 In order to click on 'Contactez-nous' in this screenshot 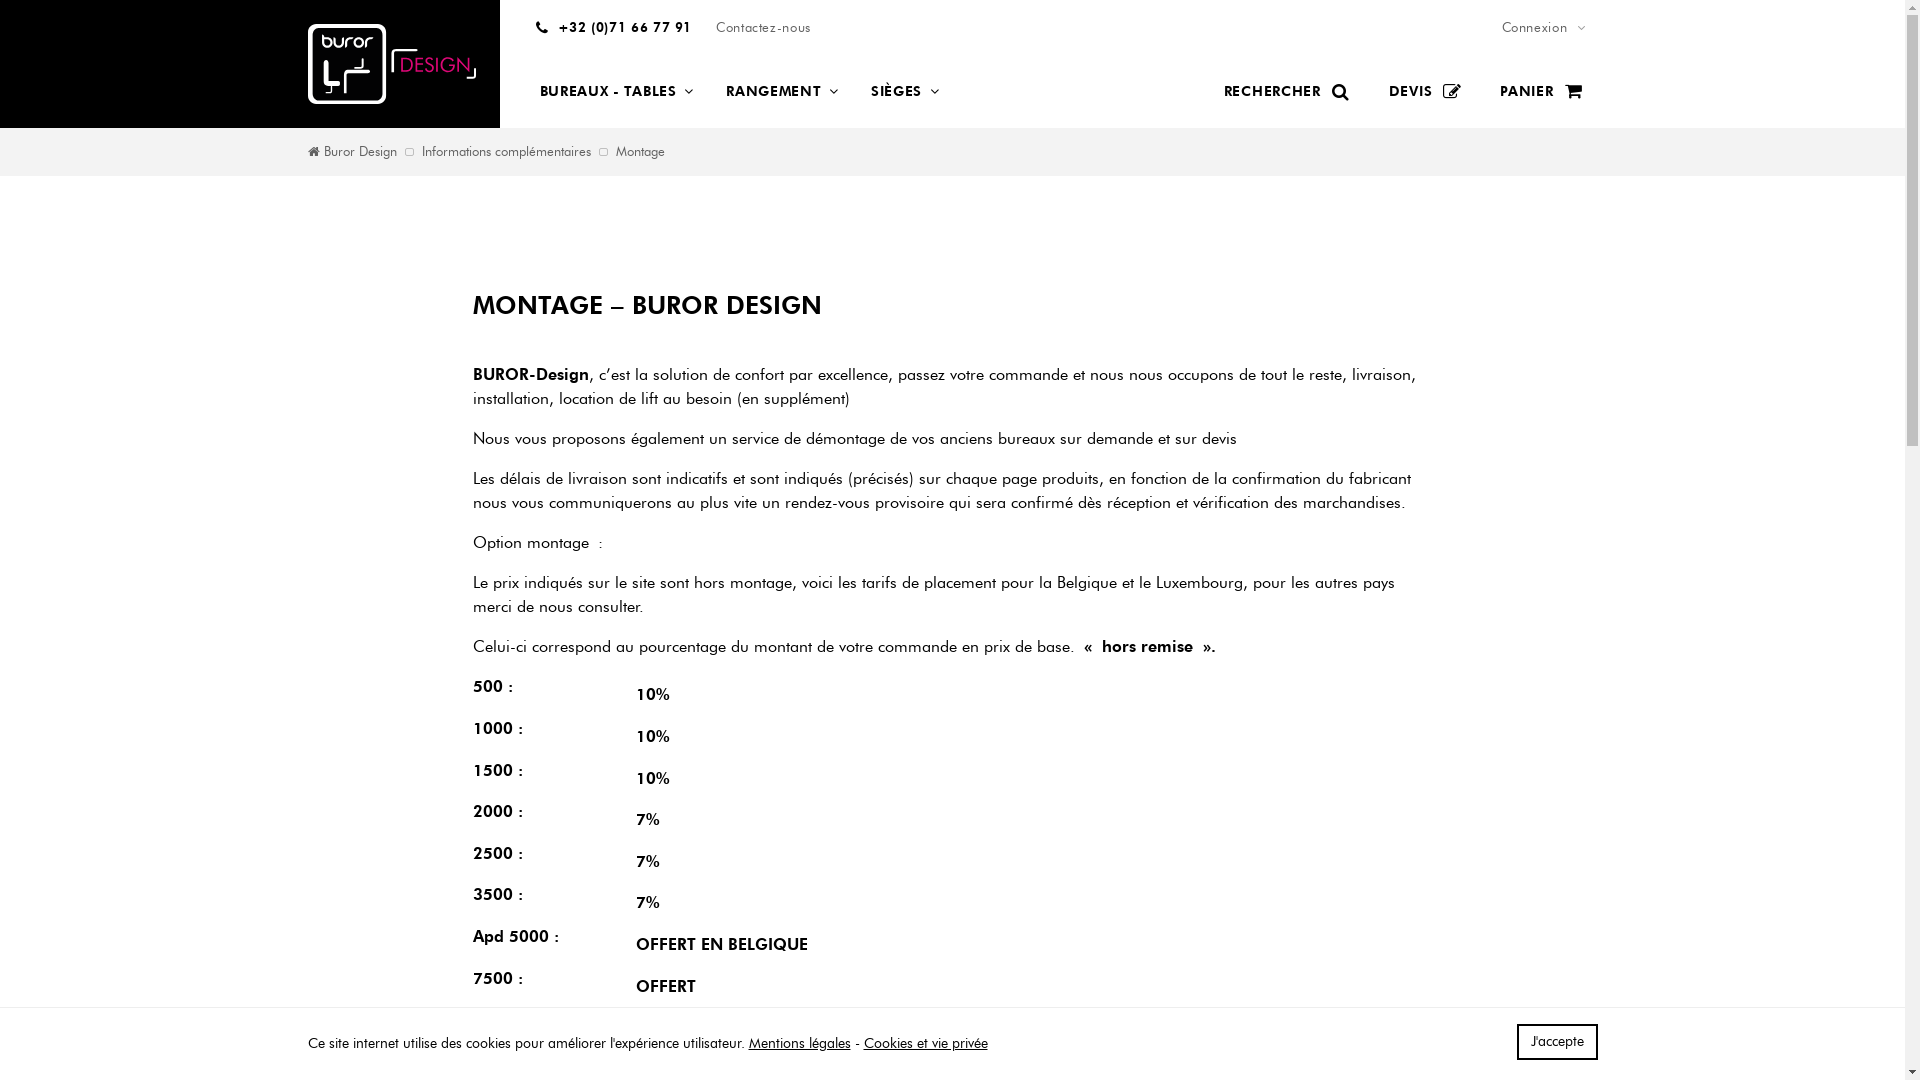, I will do `click(704, 27)`.